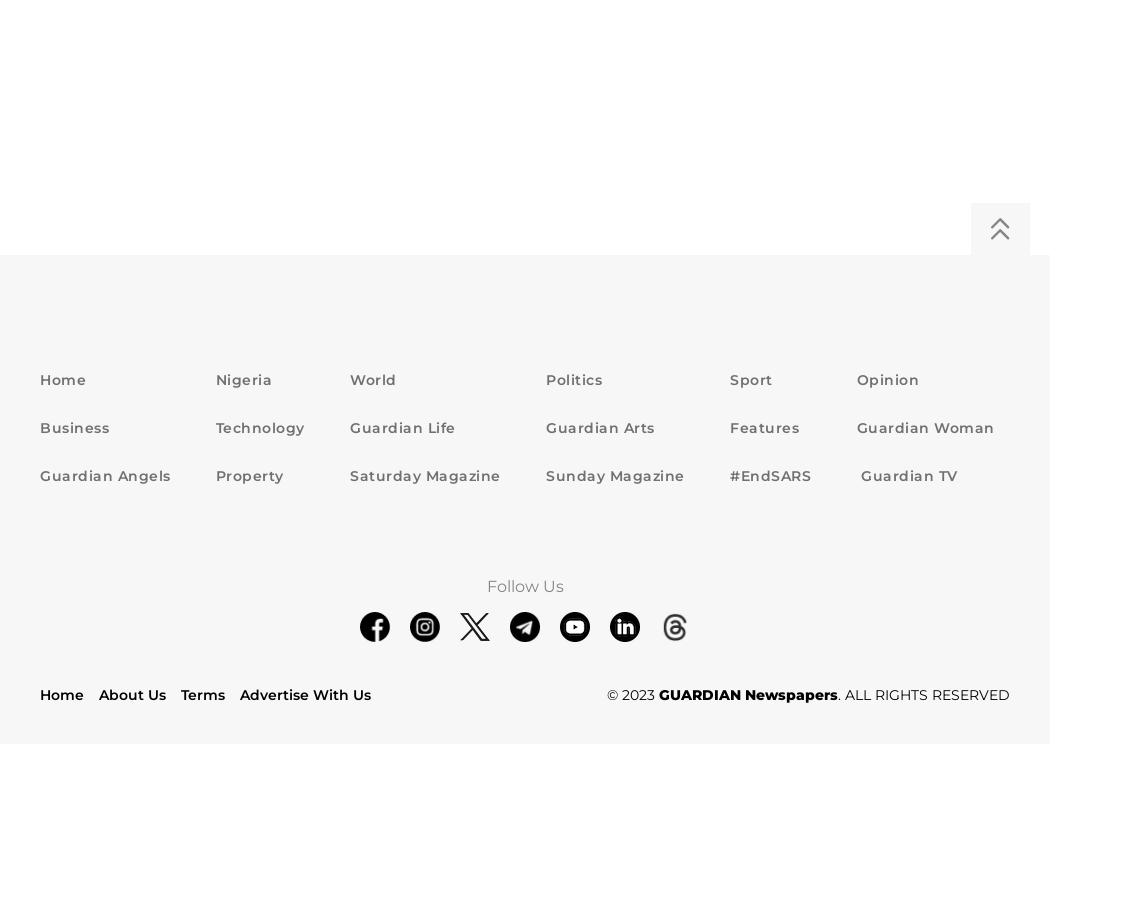 The height and width of the screenshot is (913, 1130). What do you see at coordinates (926, 693) in the screenshot?
I see `'ALL RIGHTS RESERVED'` at bounding box center [926, 693].